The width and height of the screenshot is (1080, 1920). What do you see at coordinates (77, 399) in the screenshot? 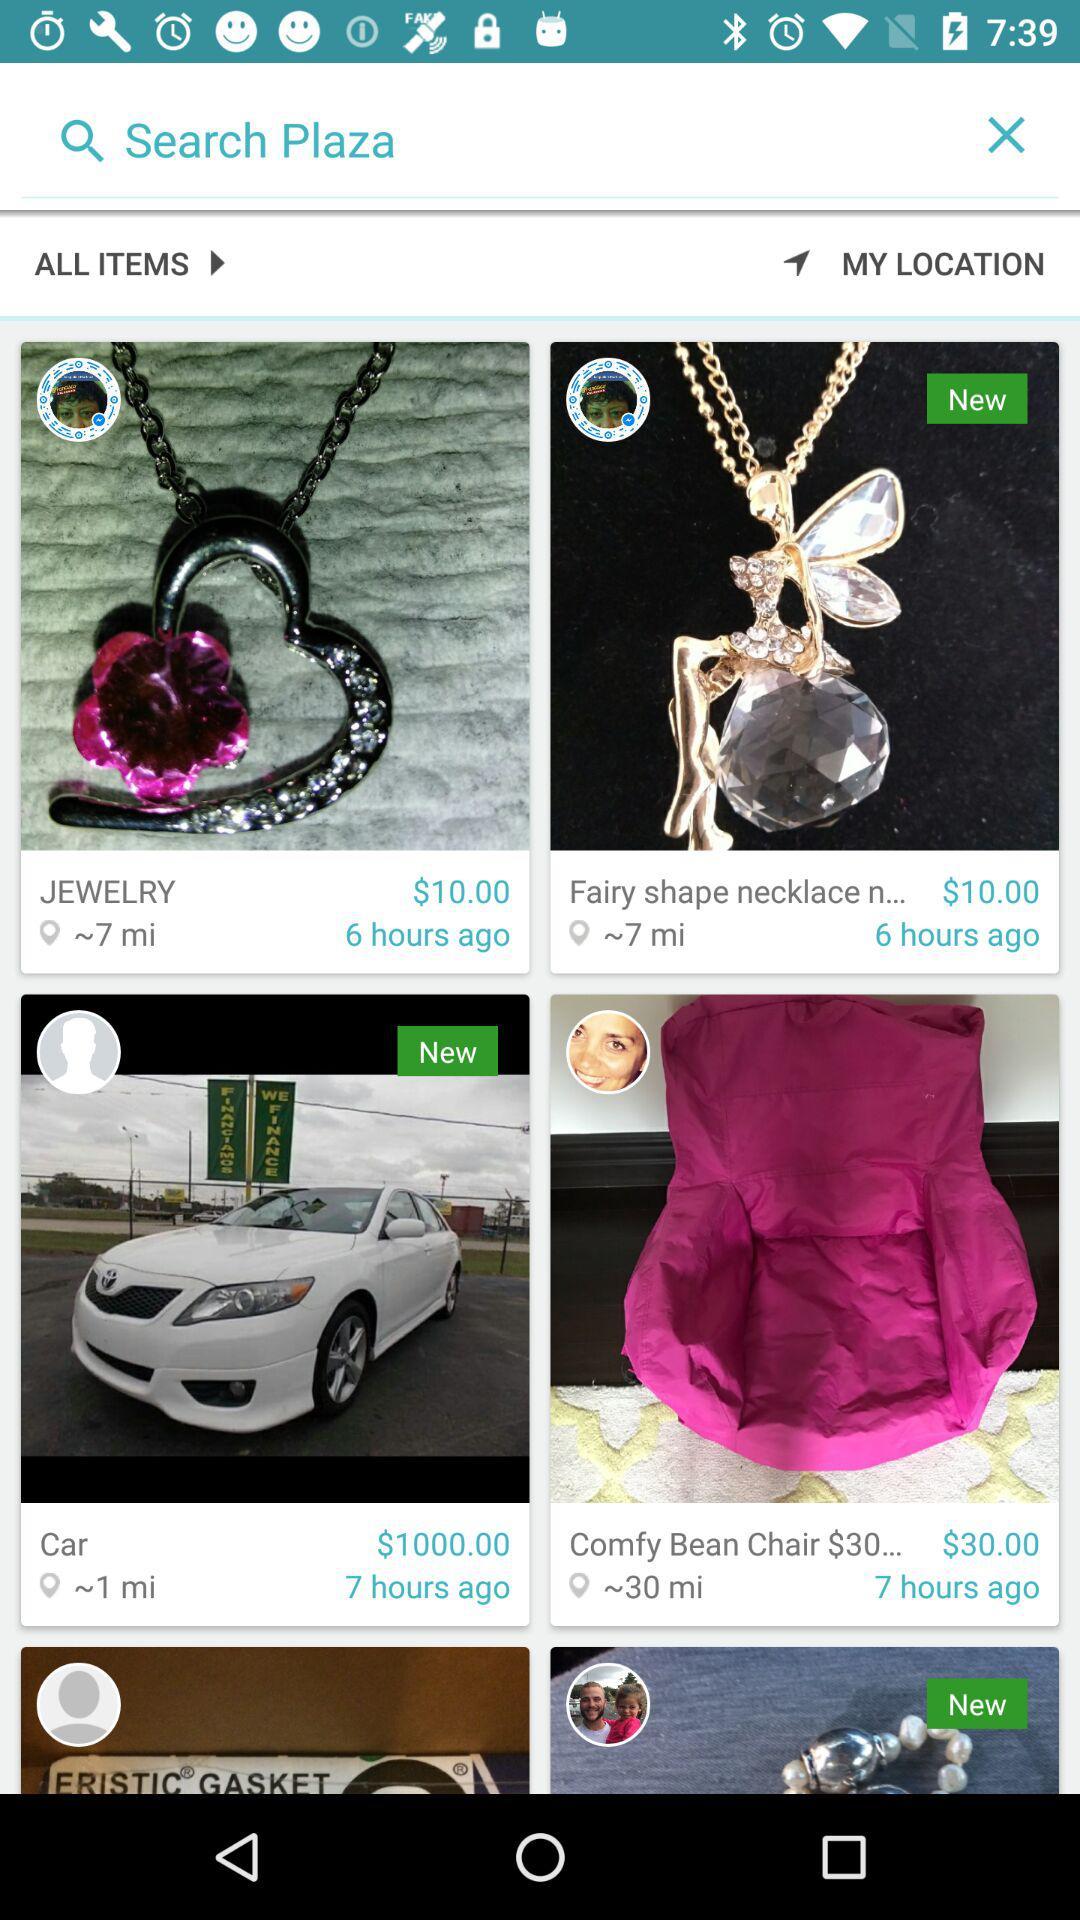
I see `see seller profile` at bounding box center [77, 399].